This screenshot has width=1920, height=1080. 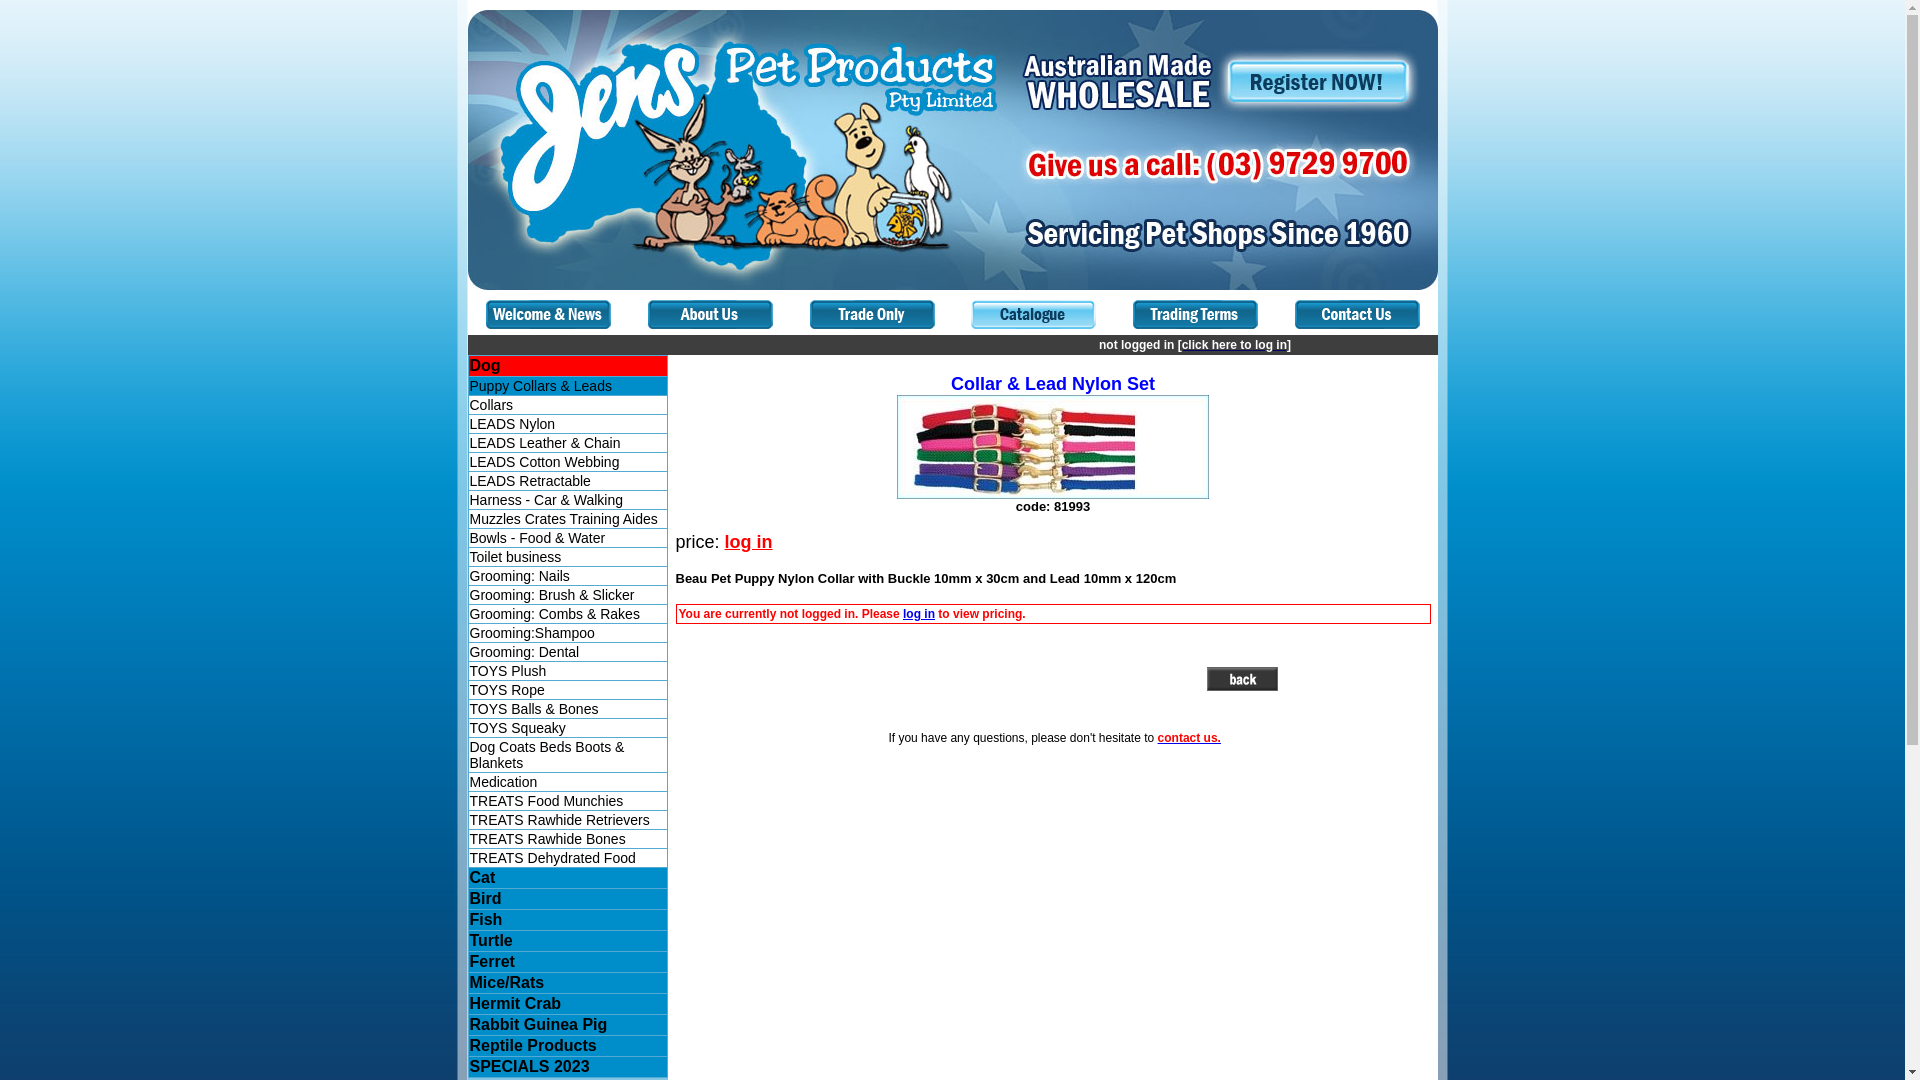 What do you see at coordinates (507, 689) in the screenshot?
I see `'TOYS Rope'` at bounding box center [507, 689].